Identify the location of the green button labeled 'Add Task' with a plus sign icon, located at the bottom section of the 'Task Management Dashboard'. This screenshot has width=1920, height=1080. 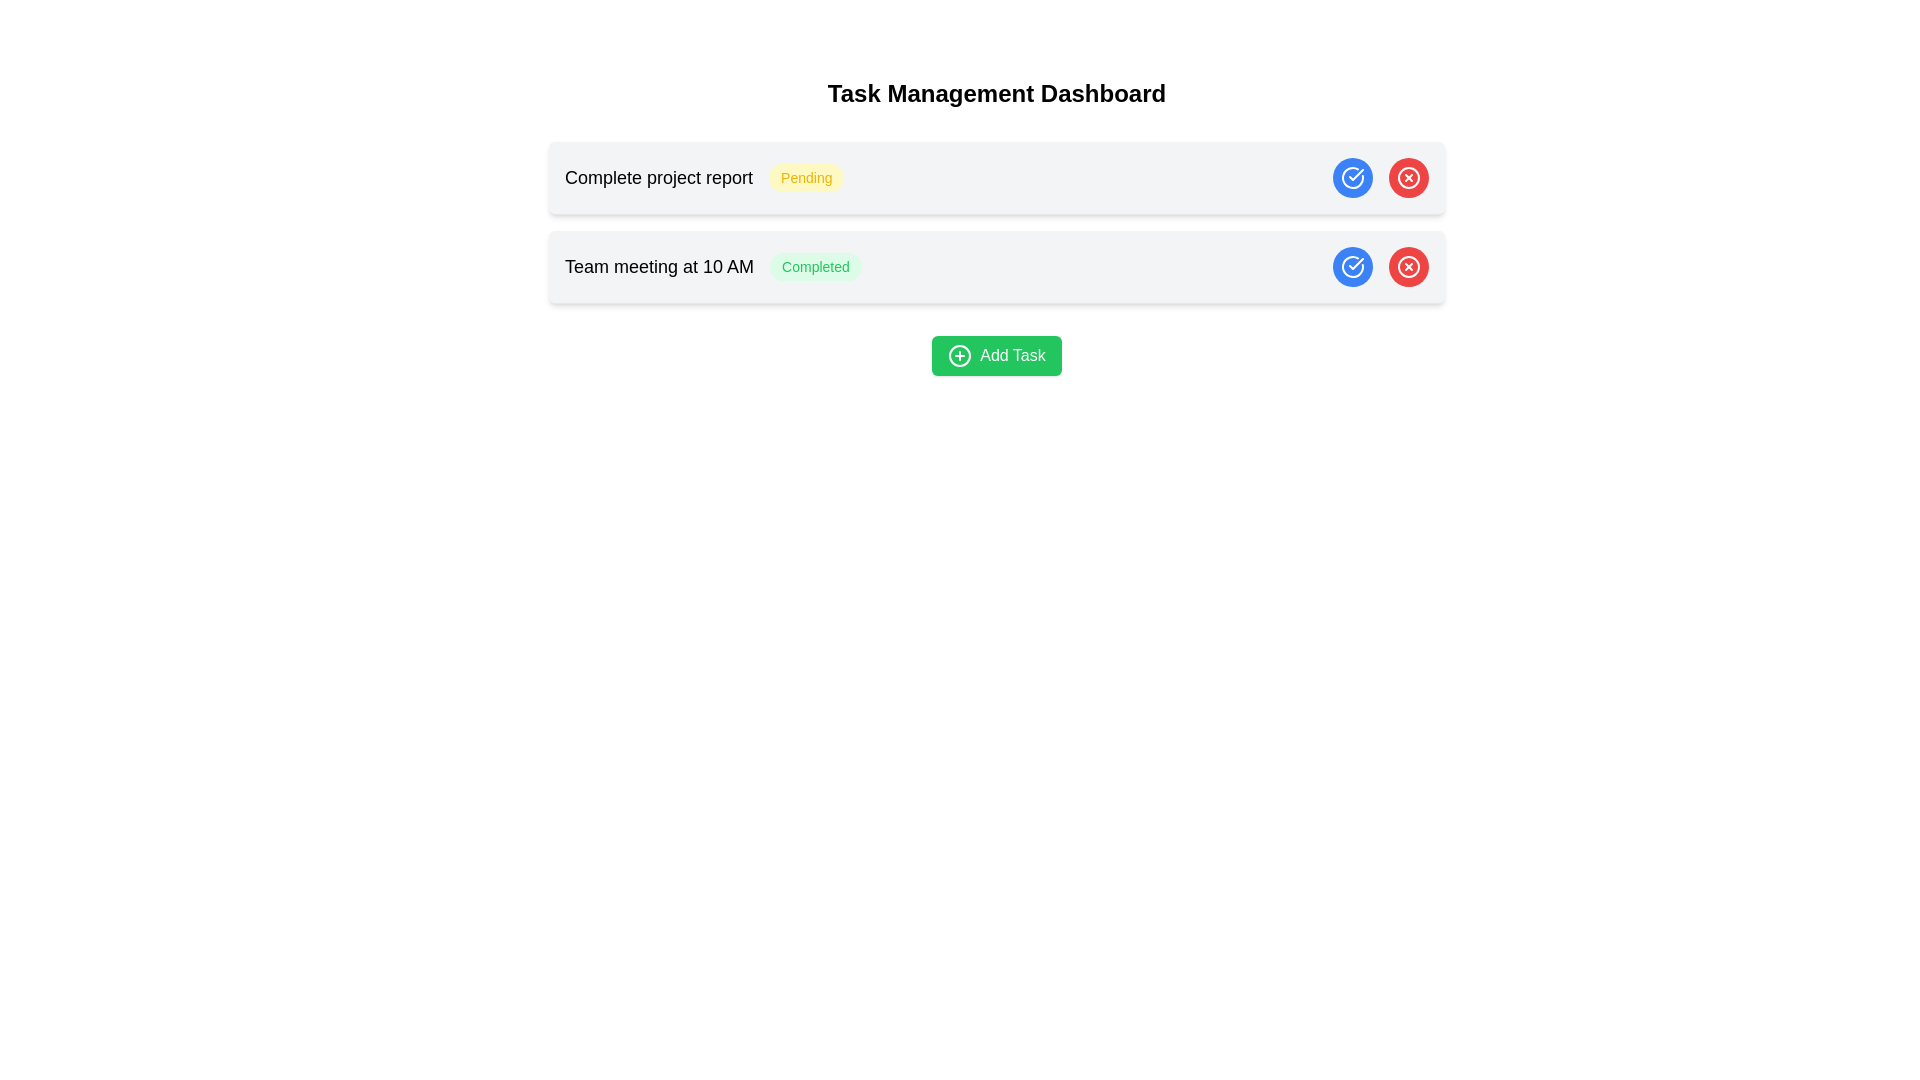
(997, 354).